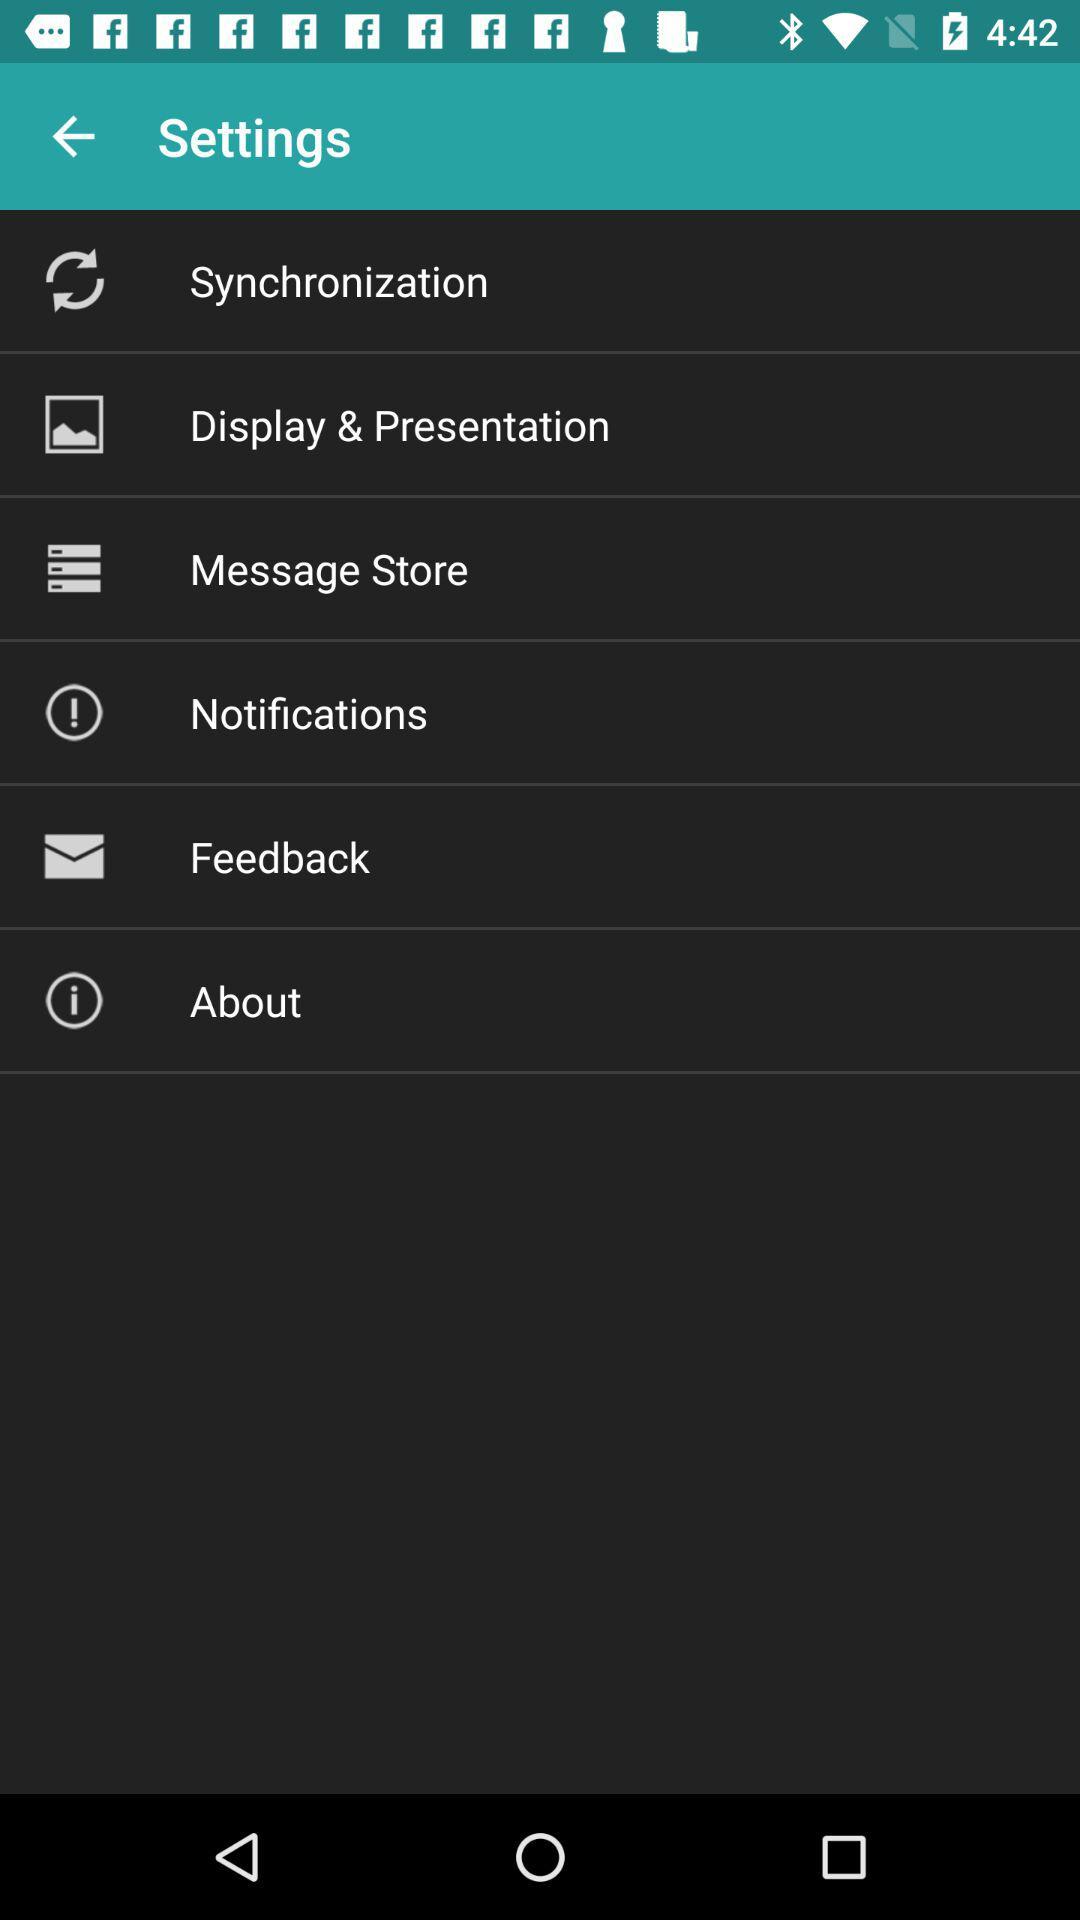 This screenshot has width=1080, height=1920. What do you see at coordinates (72, 135) in the screenshot?
I see `the app to the left of settings app` at bounding box center [72, 135].